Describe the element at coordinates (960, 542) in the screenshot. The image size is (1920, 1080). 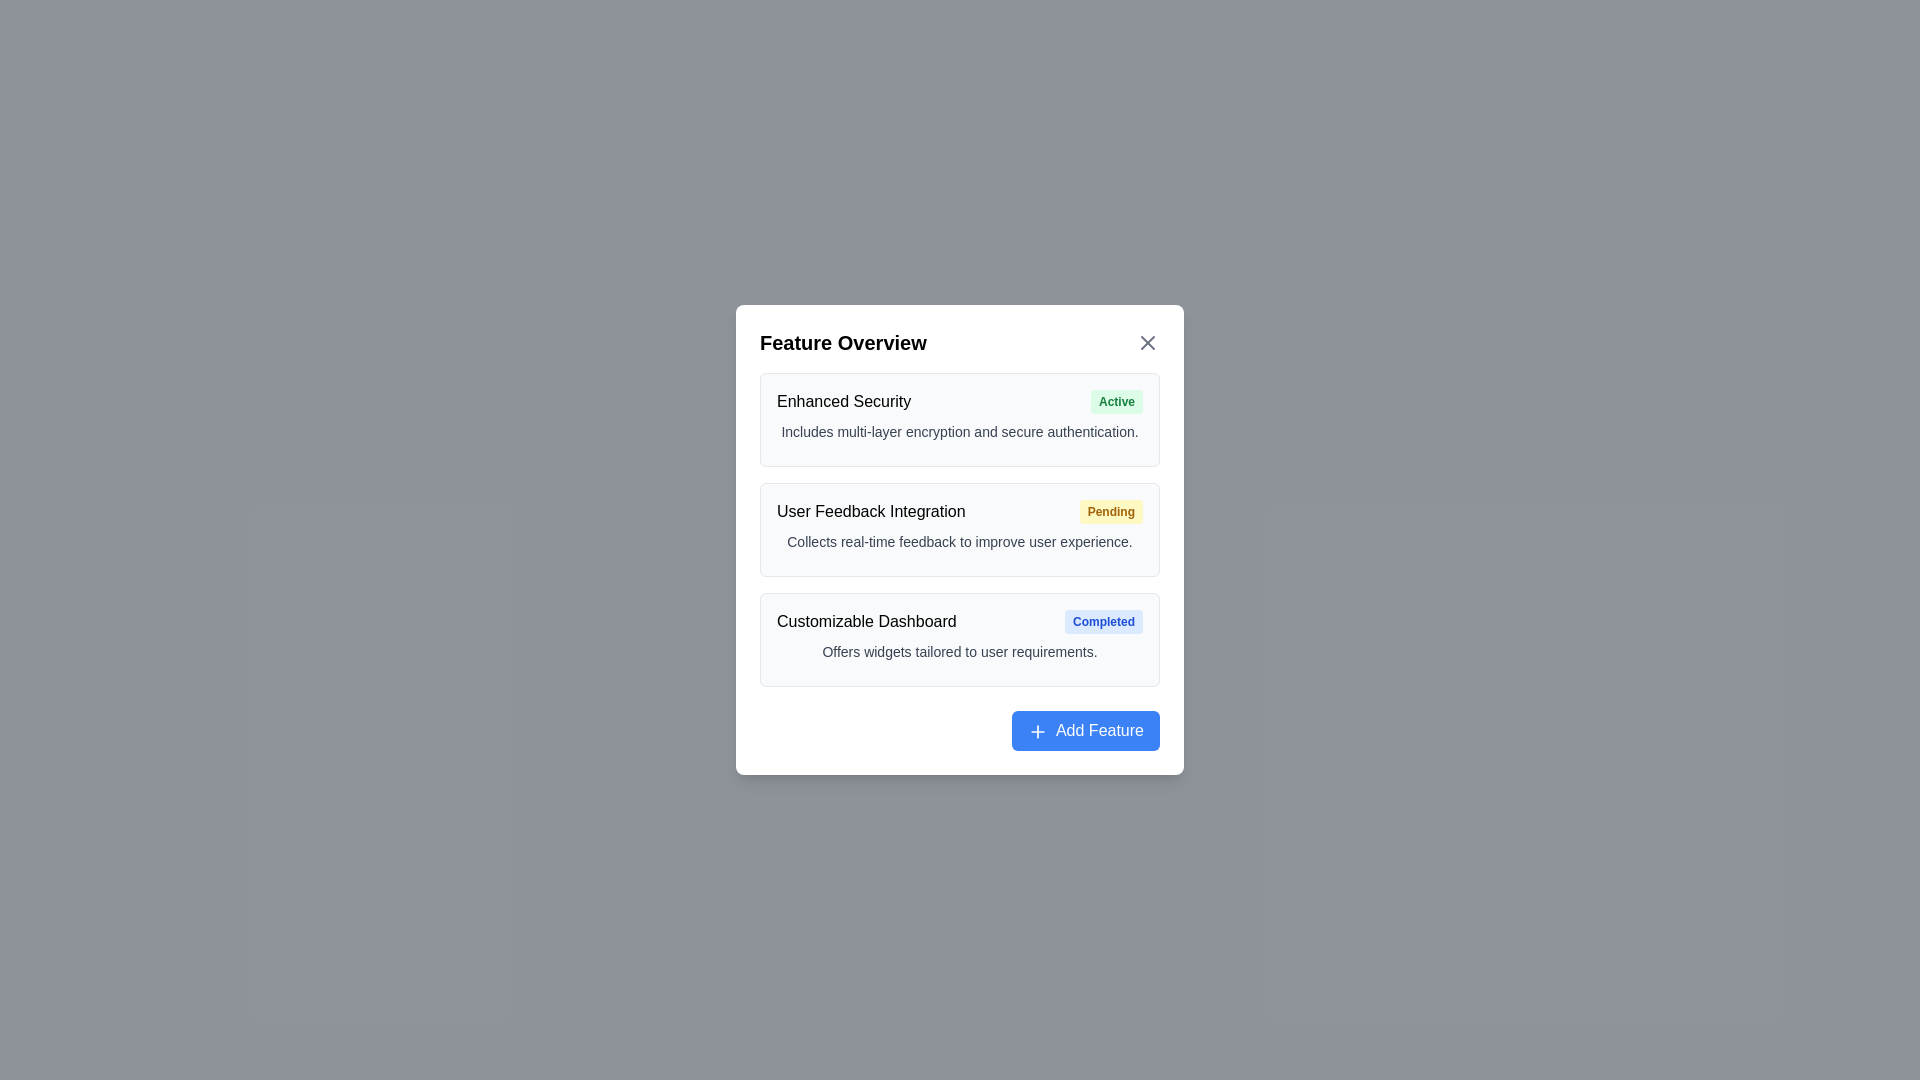
I see `the text element that provides a brief description of the 'User Feedback Integration' feature, located below its sub-header and status 'Pending'` at that location.